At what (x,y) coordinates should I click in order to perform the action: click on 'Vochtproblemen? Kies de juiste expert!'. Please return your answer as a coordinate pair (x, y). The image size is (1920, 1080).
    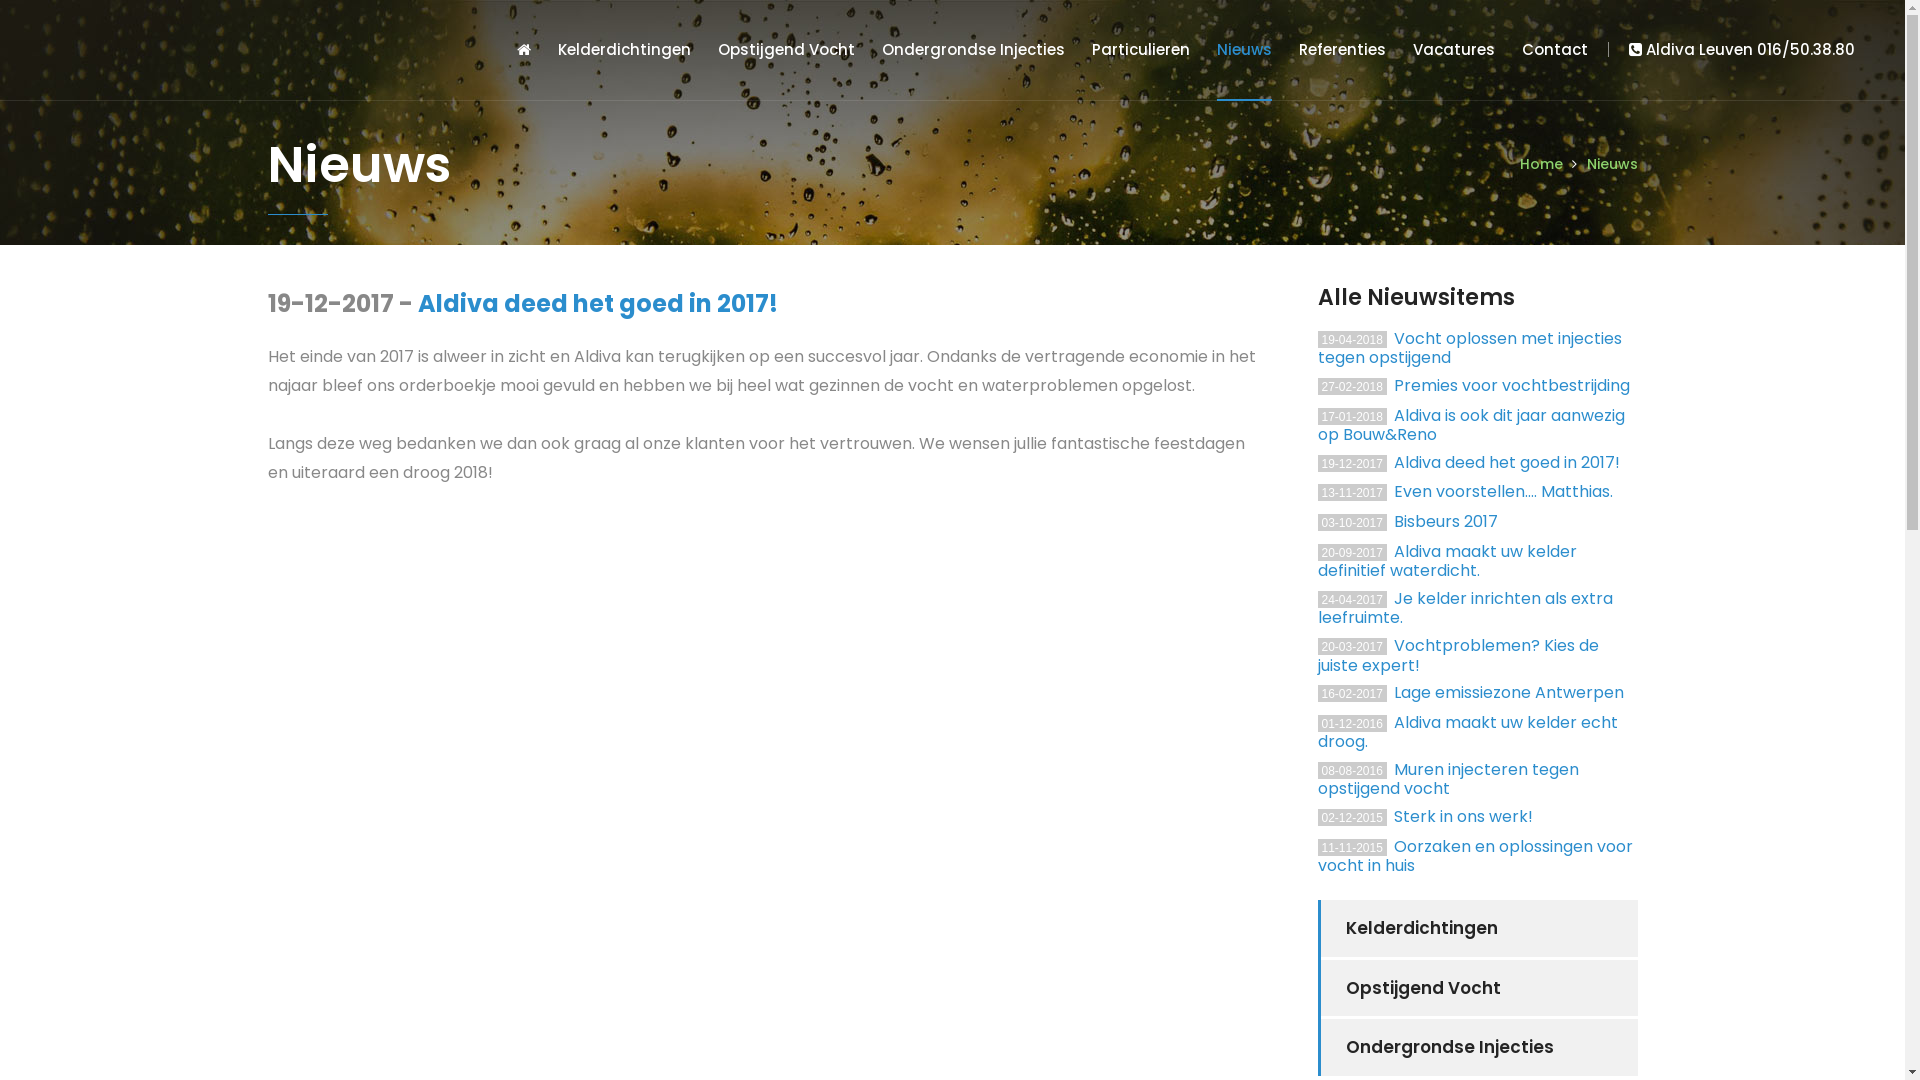
    Looking at the image, I should click on (1458, 655).